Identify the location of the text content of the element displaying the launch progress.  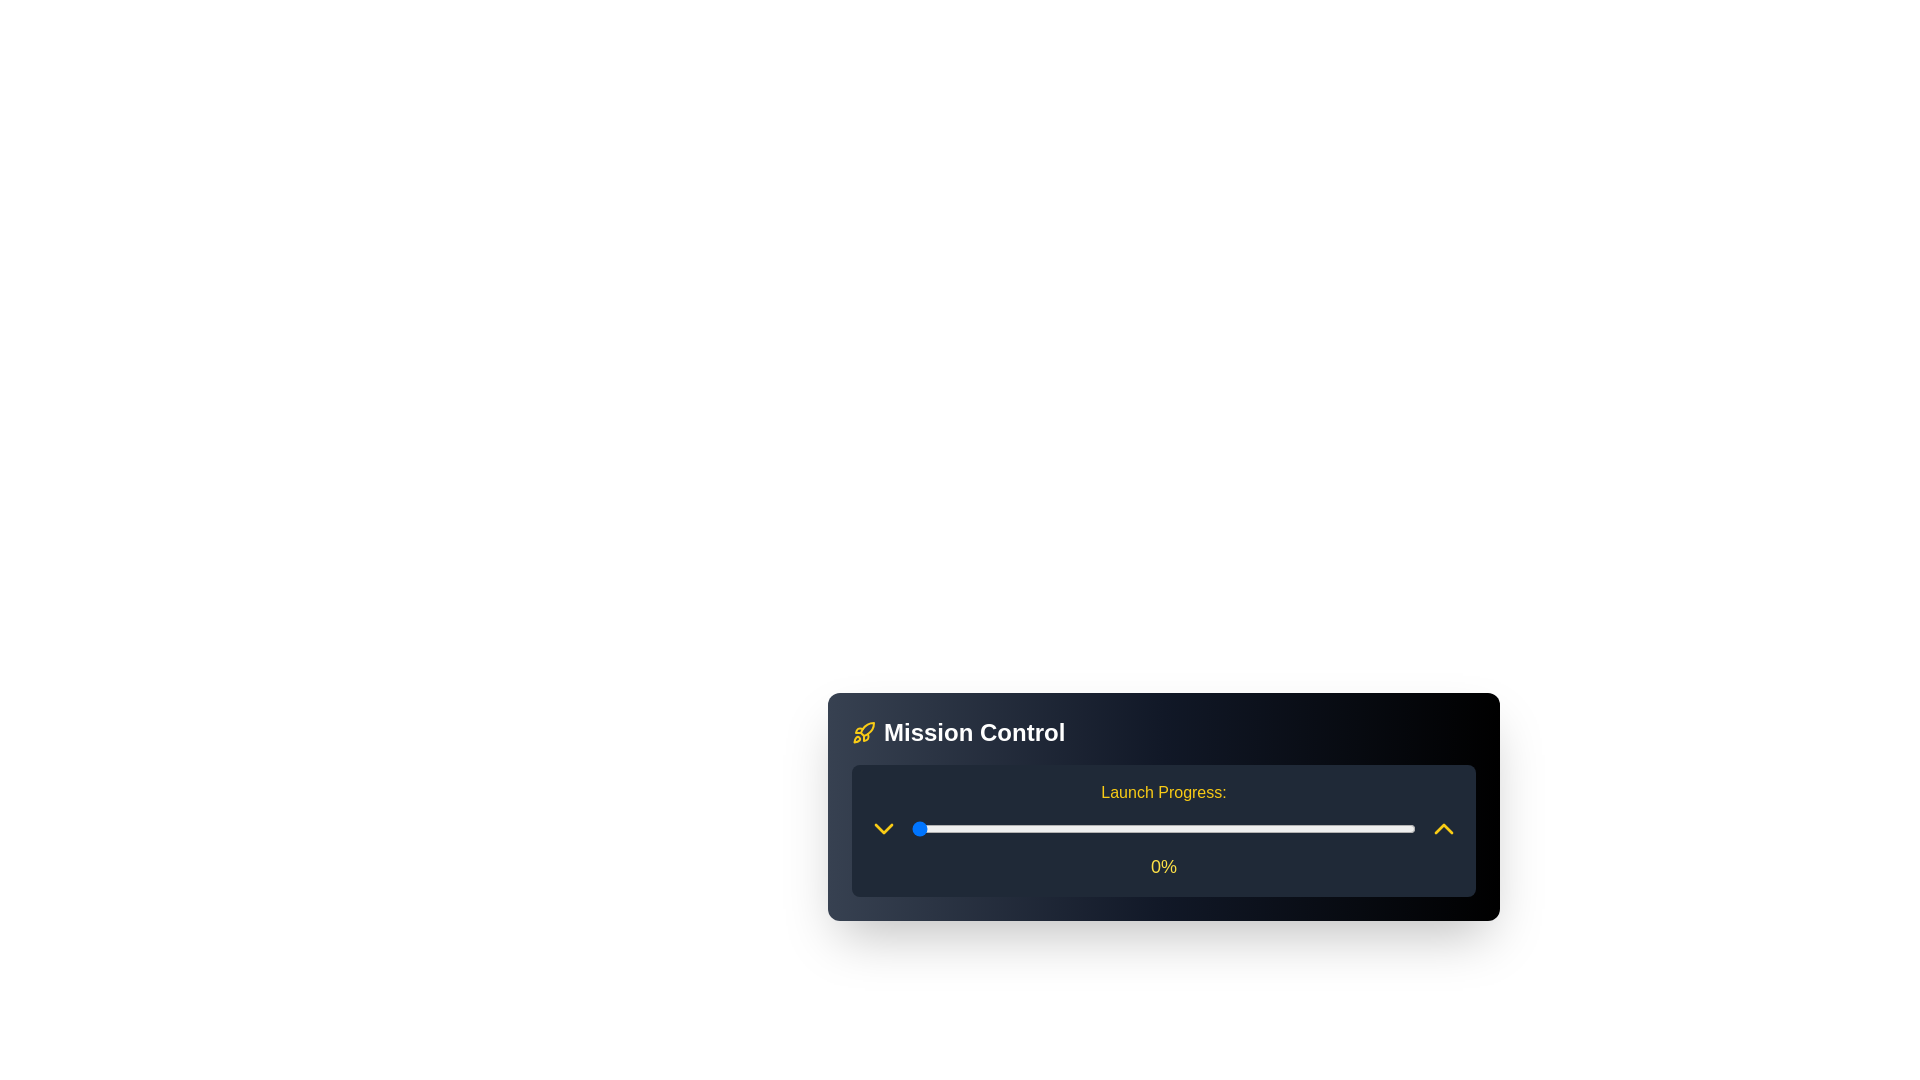
(1163, 866).